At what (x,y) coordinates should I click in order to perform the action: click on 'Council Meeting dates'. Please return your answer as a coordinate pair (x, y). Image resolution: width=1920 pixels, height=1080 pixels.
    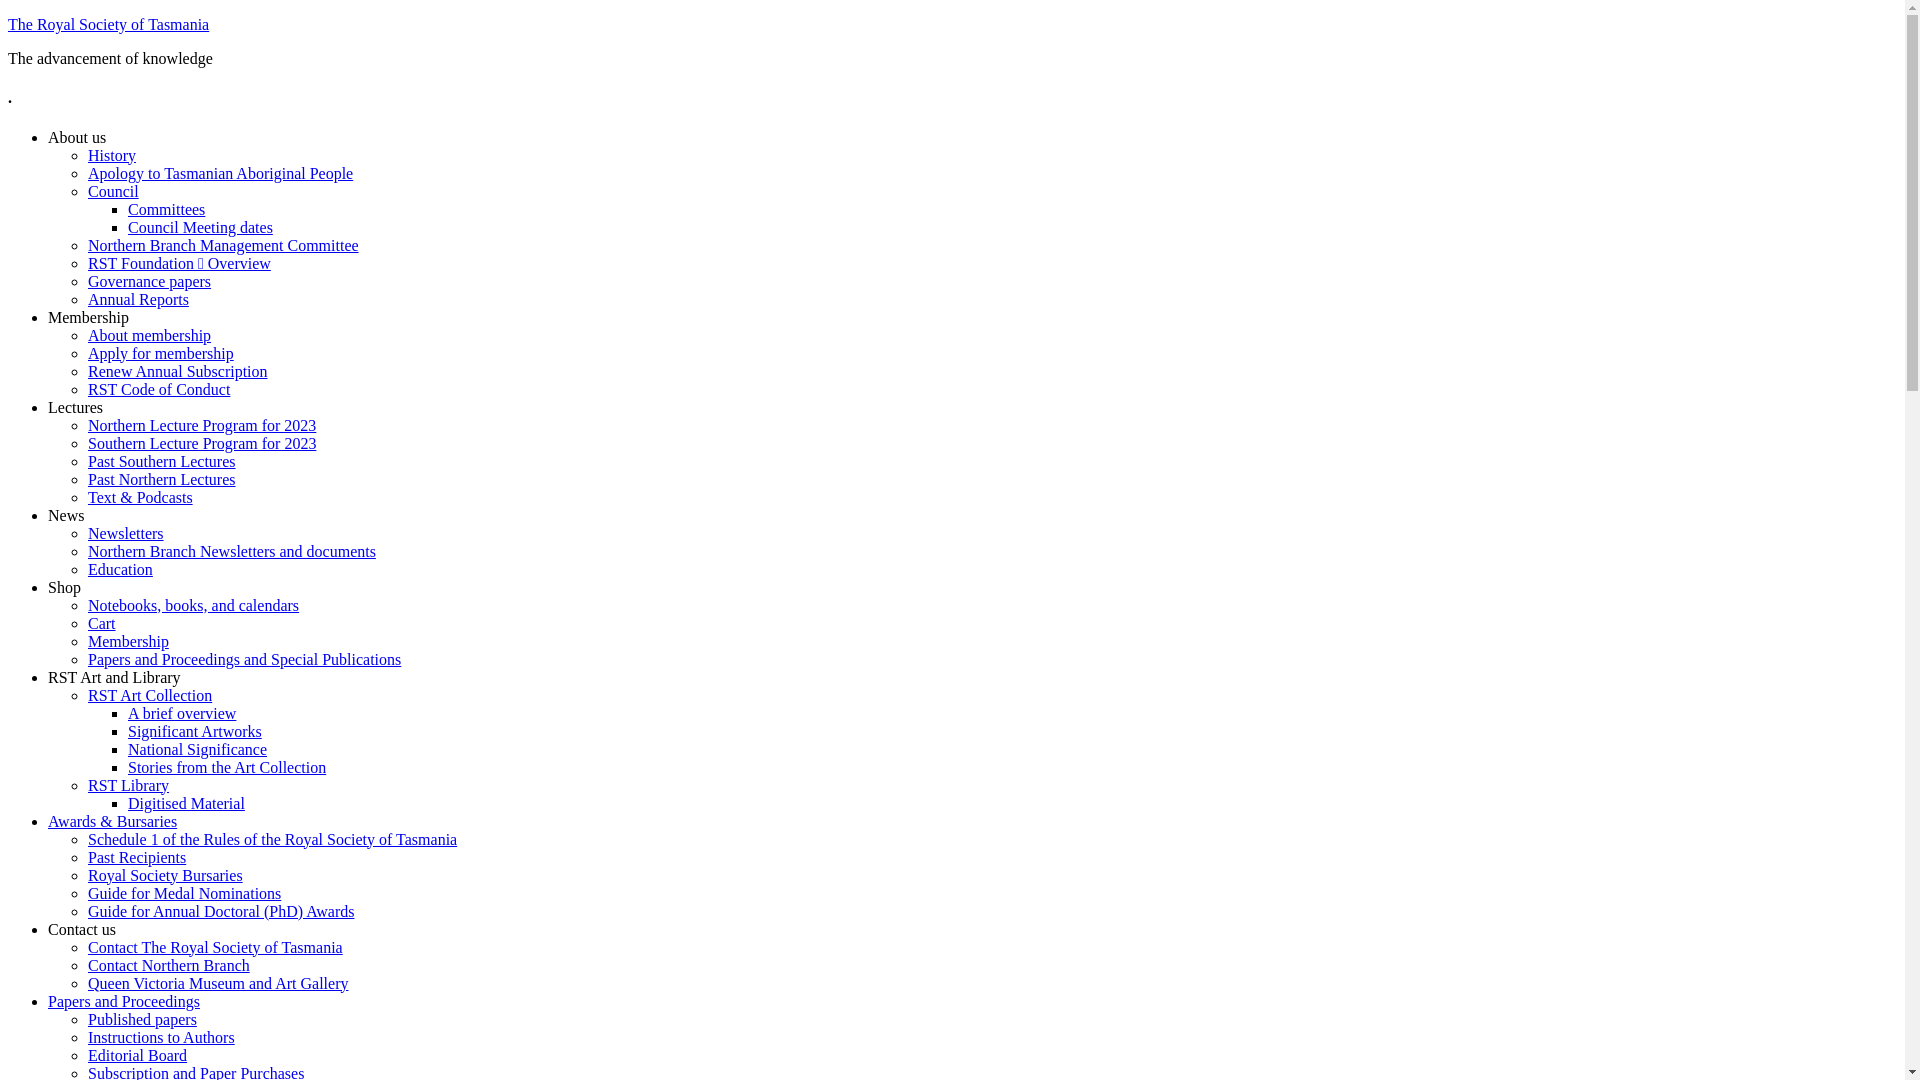
    Looking at the image, I should click on (200, 226).